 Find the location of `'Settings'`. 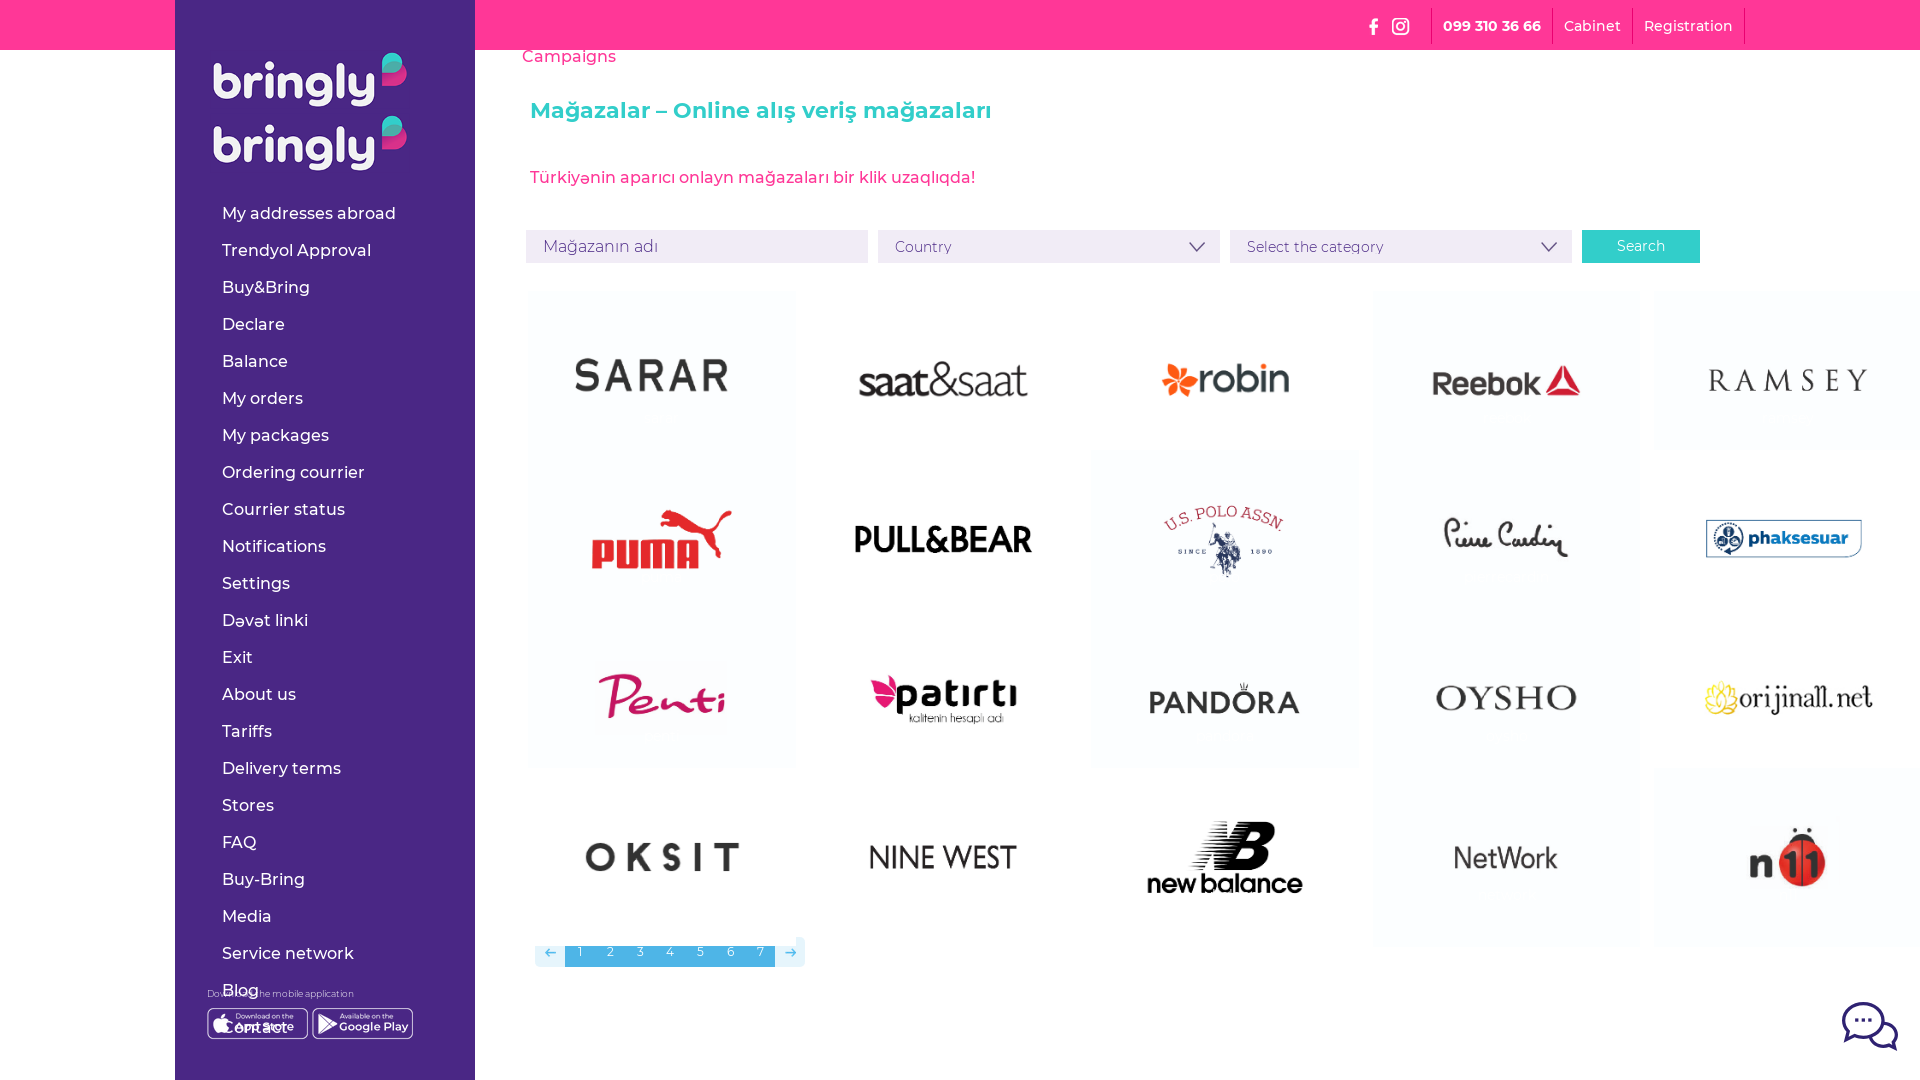

'Settings' is located at coordinates (254, 583).